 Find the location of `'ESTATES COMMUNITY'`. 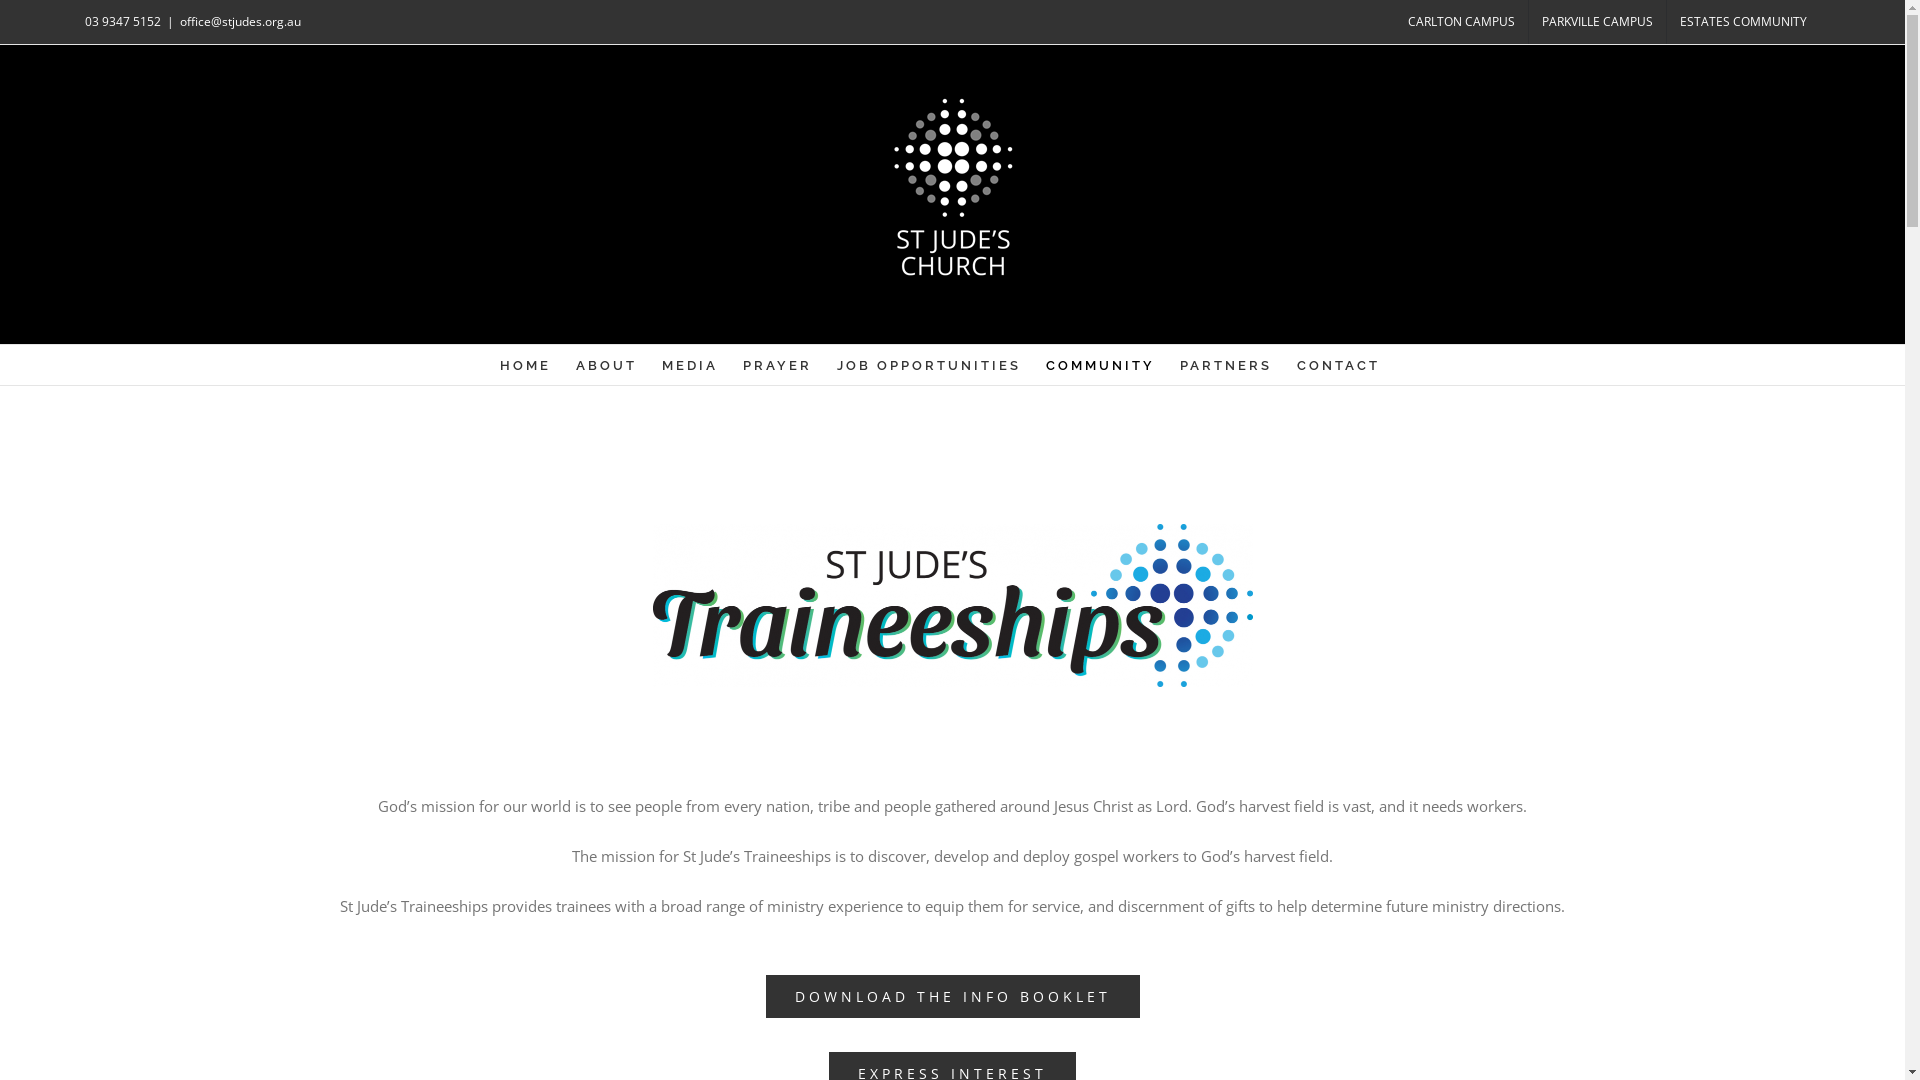

'ESTATES COMMUNITY' is located at coordinates (1742, 22).